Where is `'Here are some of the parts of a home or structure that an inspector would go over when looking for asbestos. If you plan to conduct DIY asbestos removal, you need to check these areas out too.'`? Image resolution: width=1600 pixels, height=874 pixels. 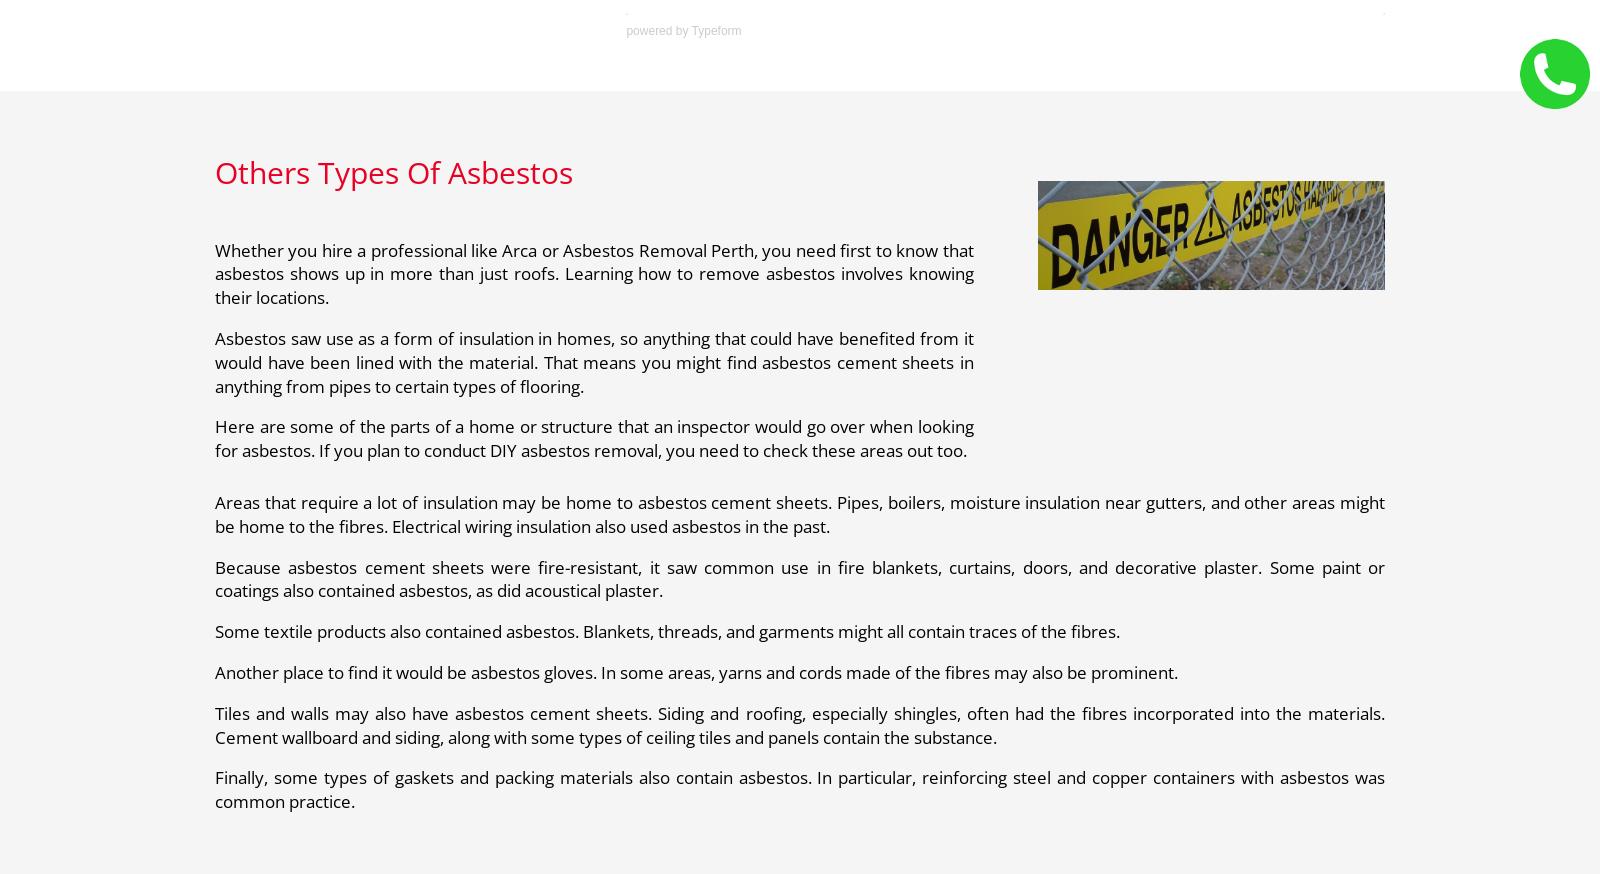
'Here are some of the parts of a home or structure that an inspector would go over when looking for asbestos. If you plan to conduct DIY asbestos removal, you need to check these areas out too.' is located at coordinates (593, 437).